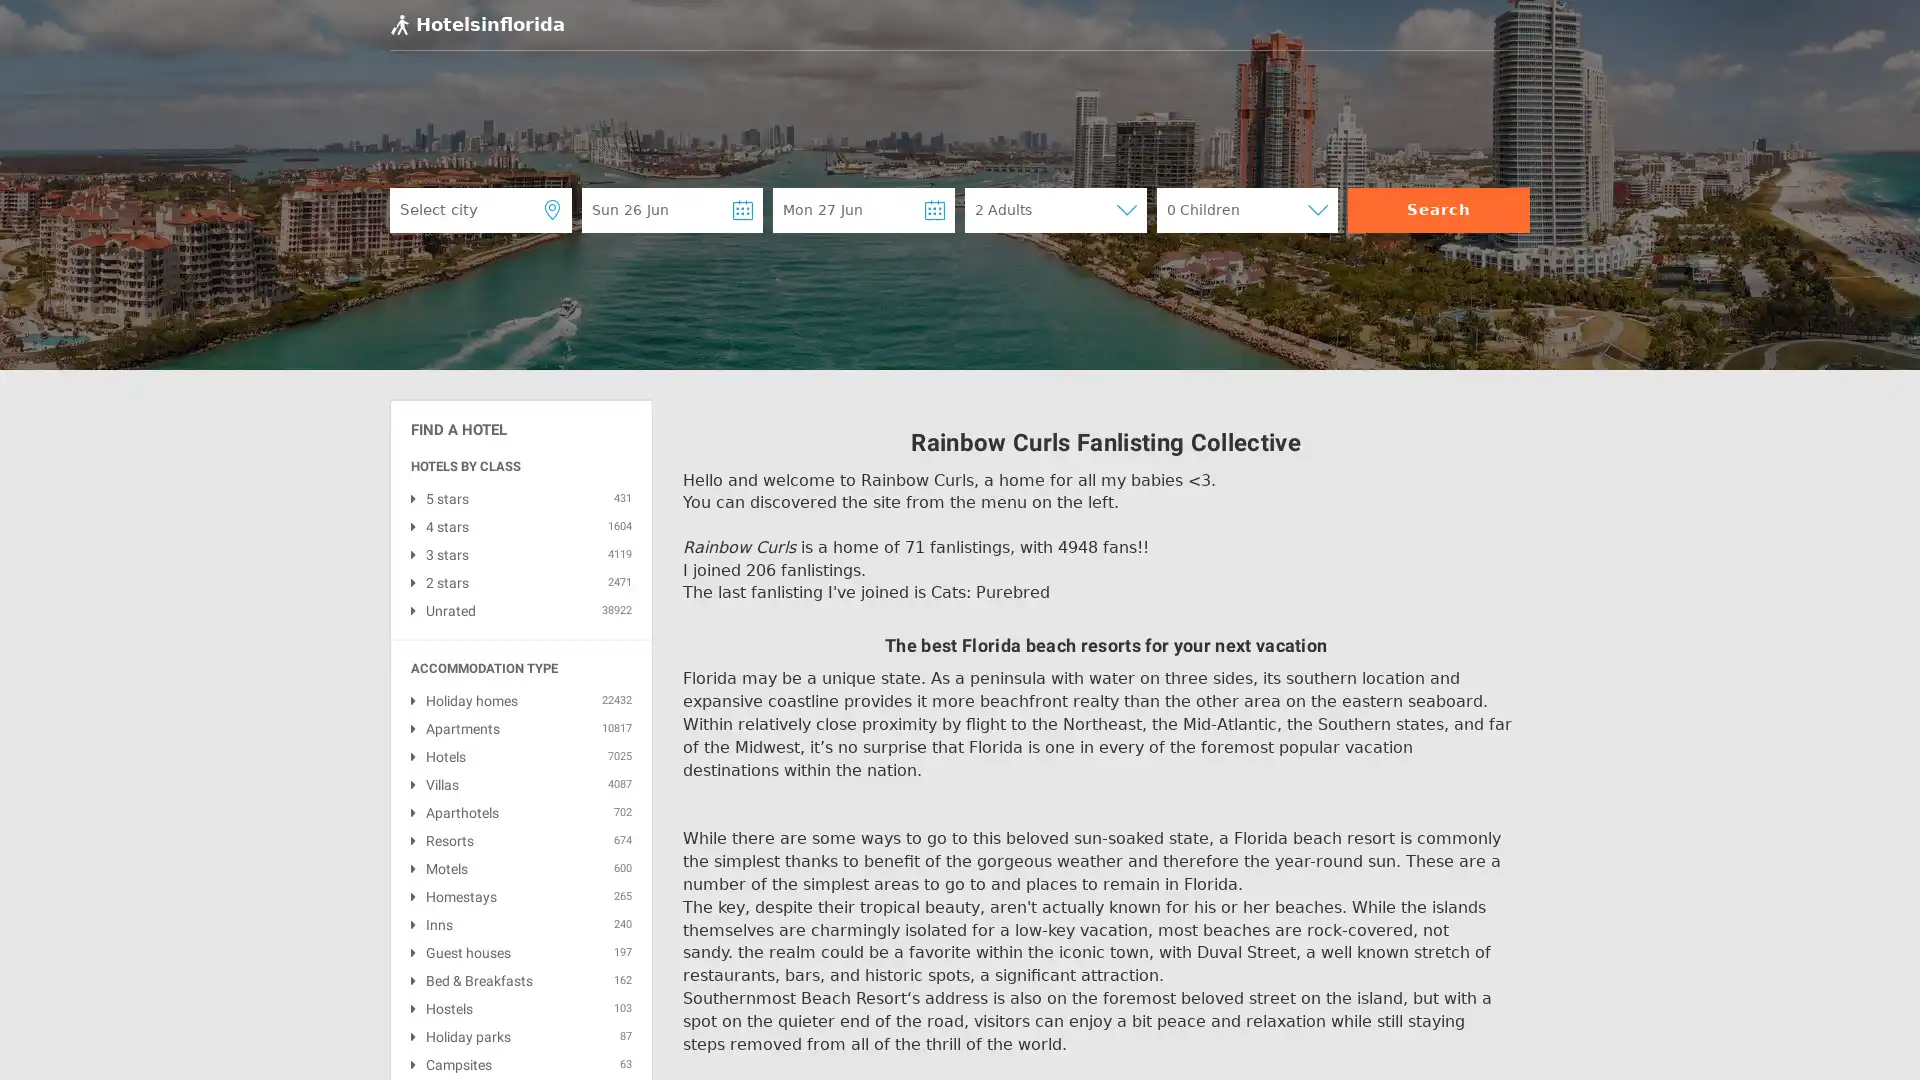 The width and height of the screenshot is (1920, 1080). I want to click on Search, so click(1437, 209).